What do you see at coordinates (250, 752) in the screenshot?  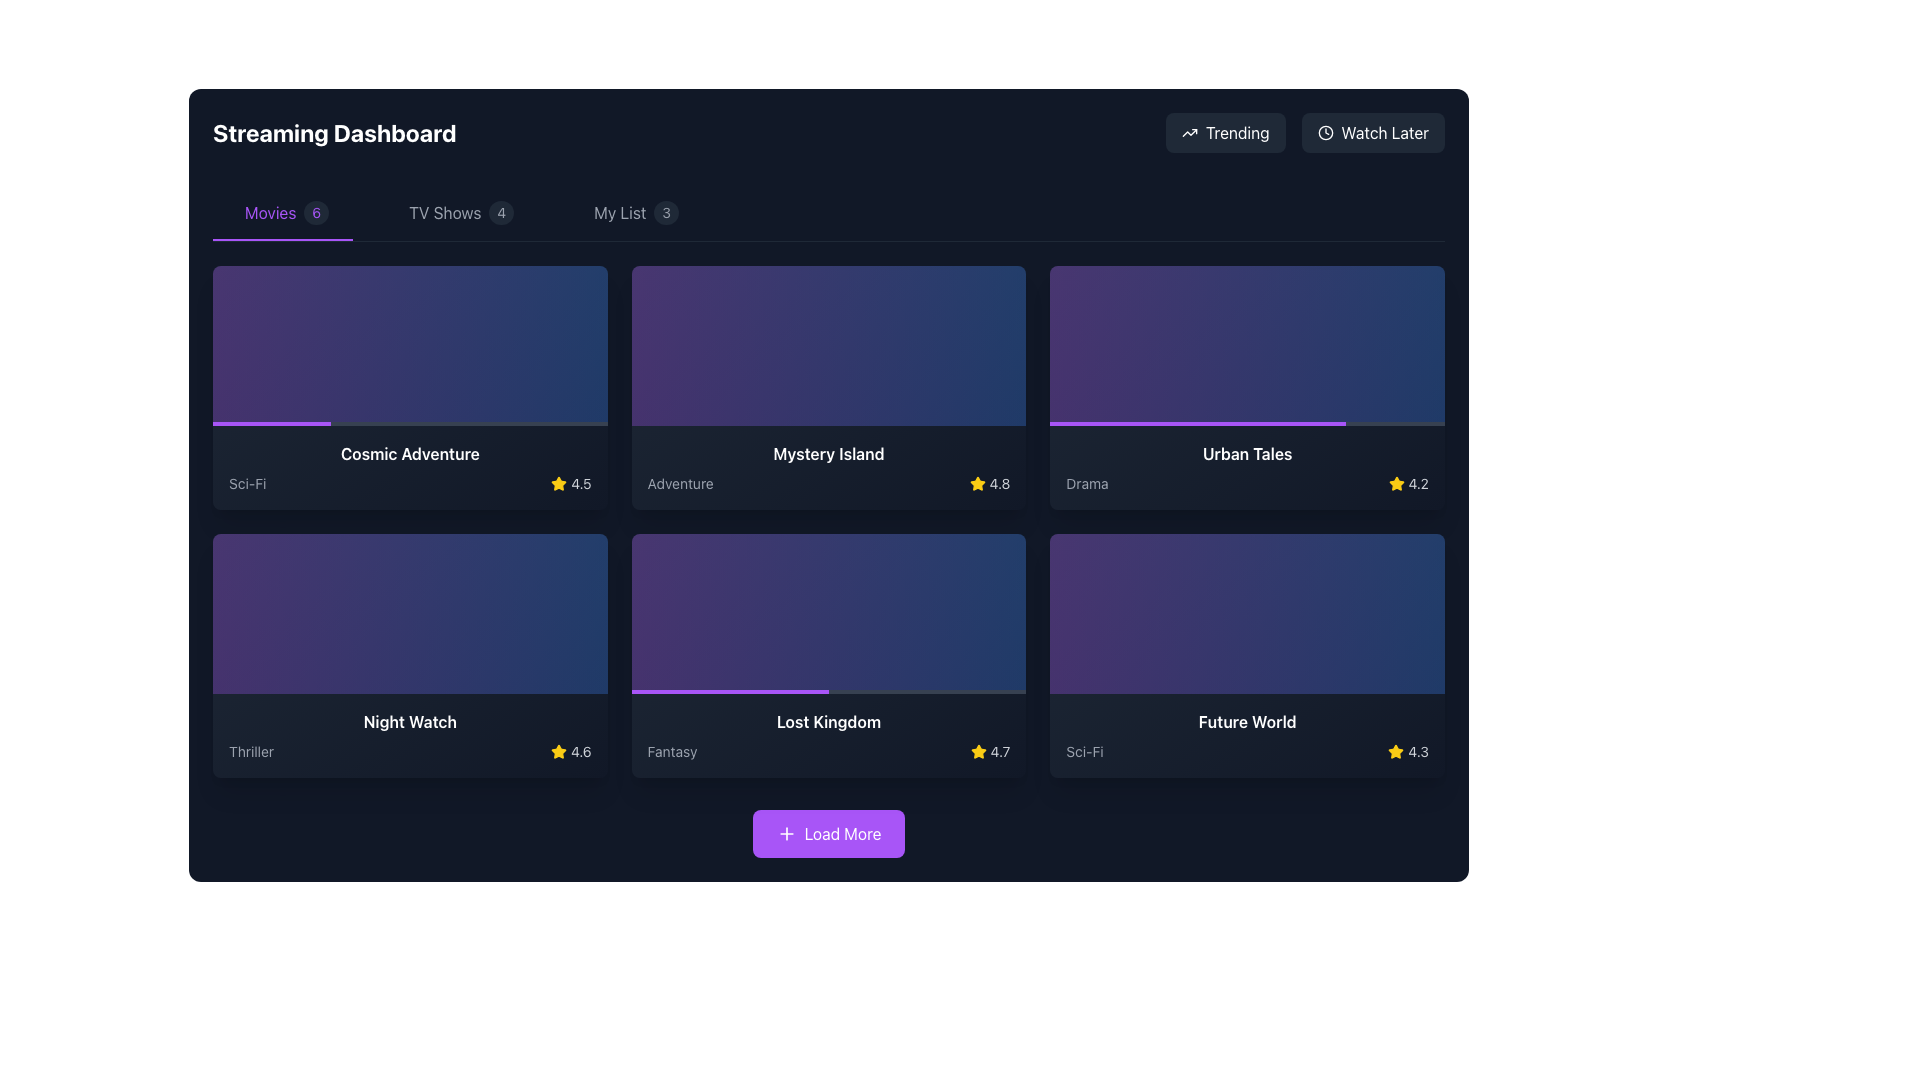 I see `the text label indicating the genre of the item labeled 'Night Watch', which is positioned to the left of the rating information and below the title` at bounding box center [250, 752].